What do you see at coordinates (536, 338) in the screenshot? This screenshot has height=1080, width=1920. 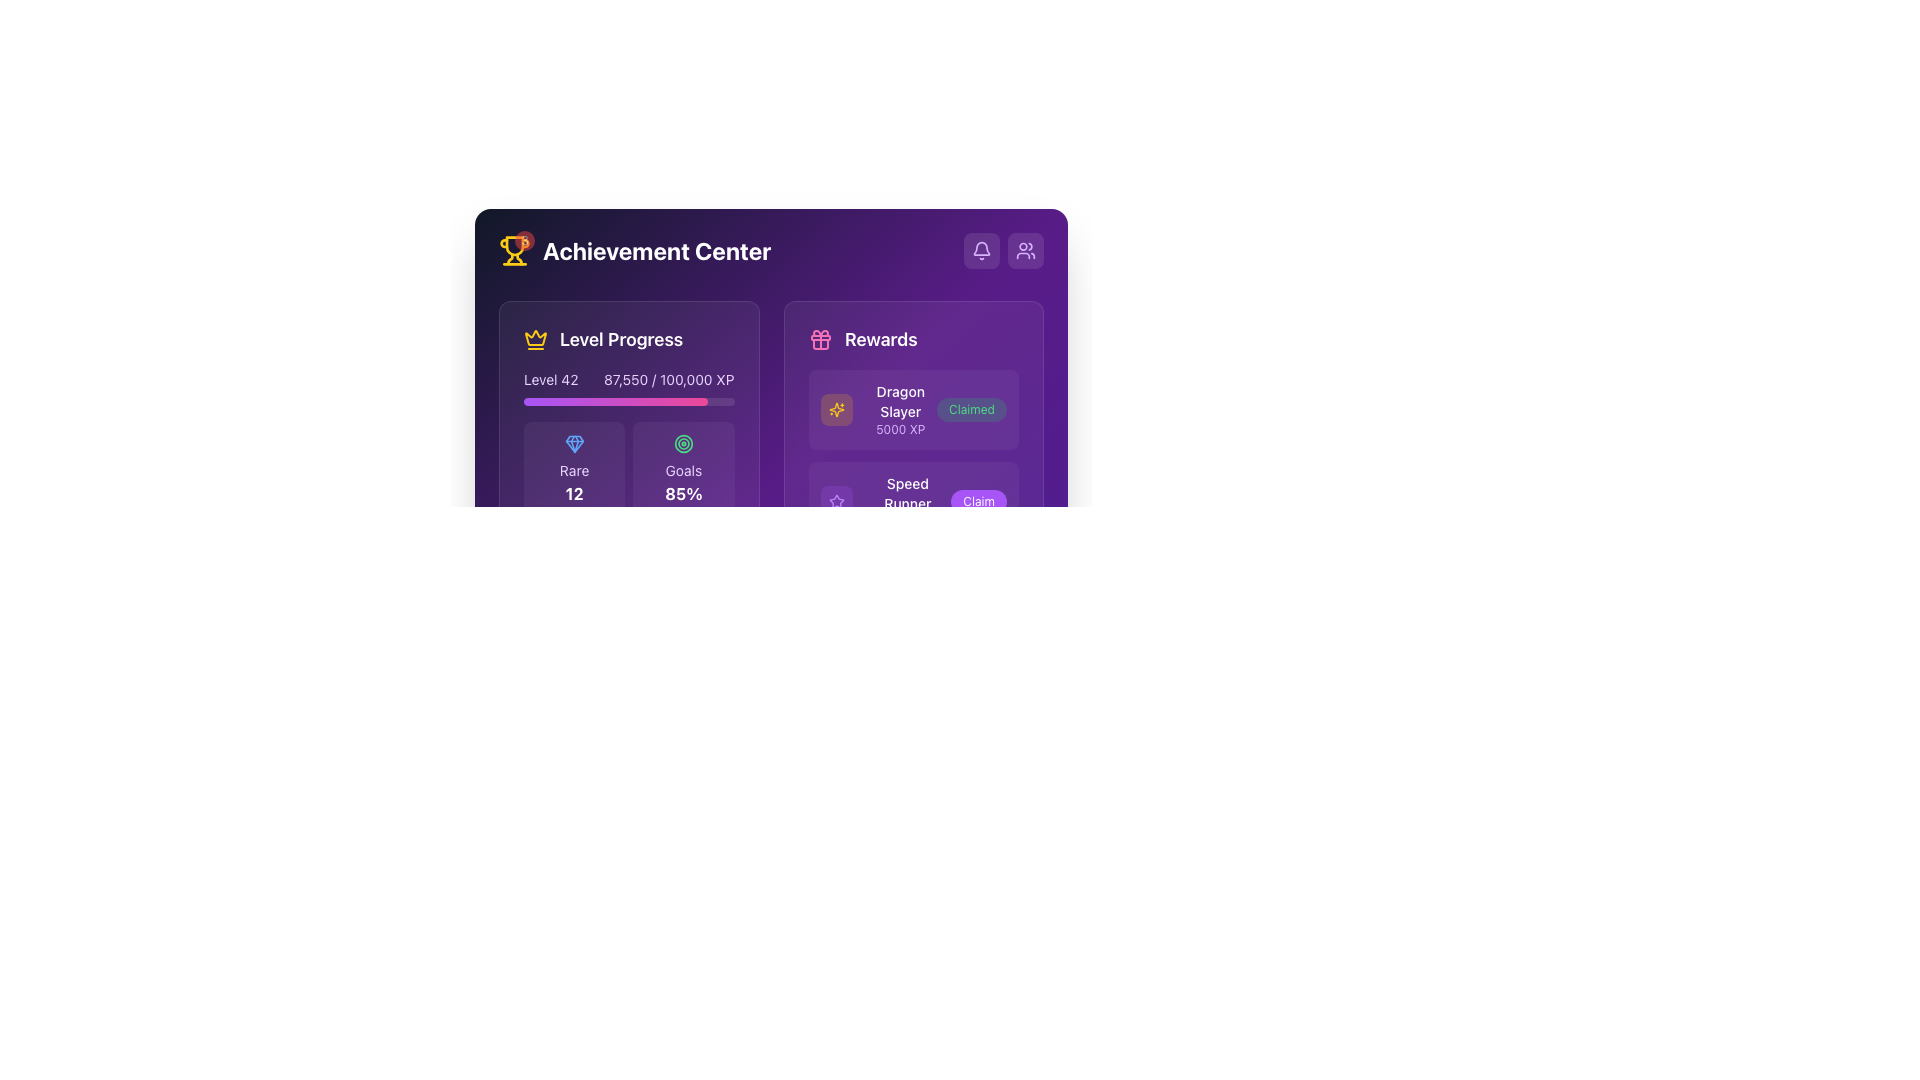 I see `the symbolic representation of the crown icon located at the top-left corner of the 'Level Progress' section, adjacent to the 'Level Progress' label` at bounding box center [536, 338].